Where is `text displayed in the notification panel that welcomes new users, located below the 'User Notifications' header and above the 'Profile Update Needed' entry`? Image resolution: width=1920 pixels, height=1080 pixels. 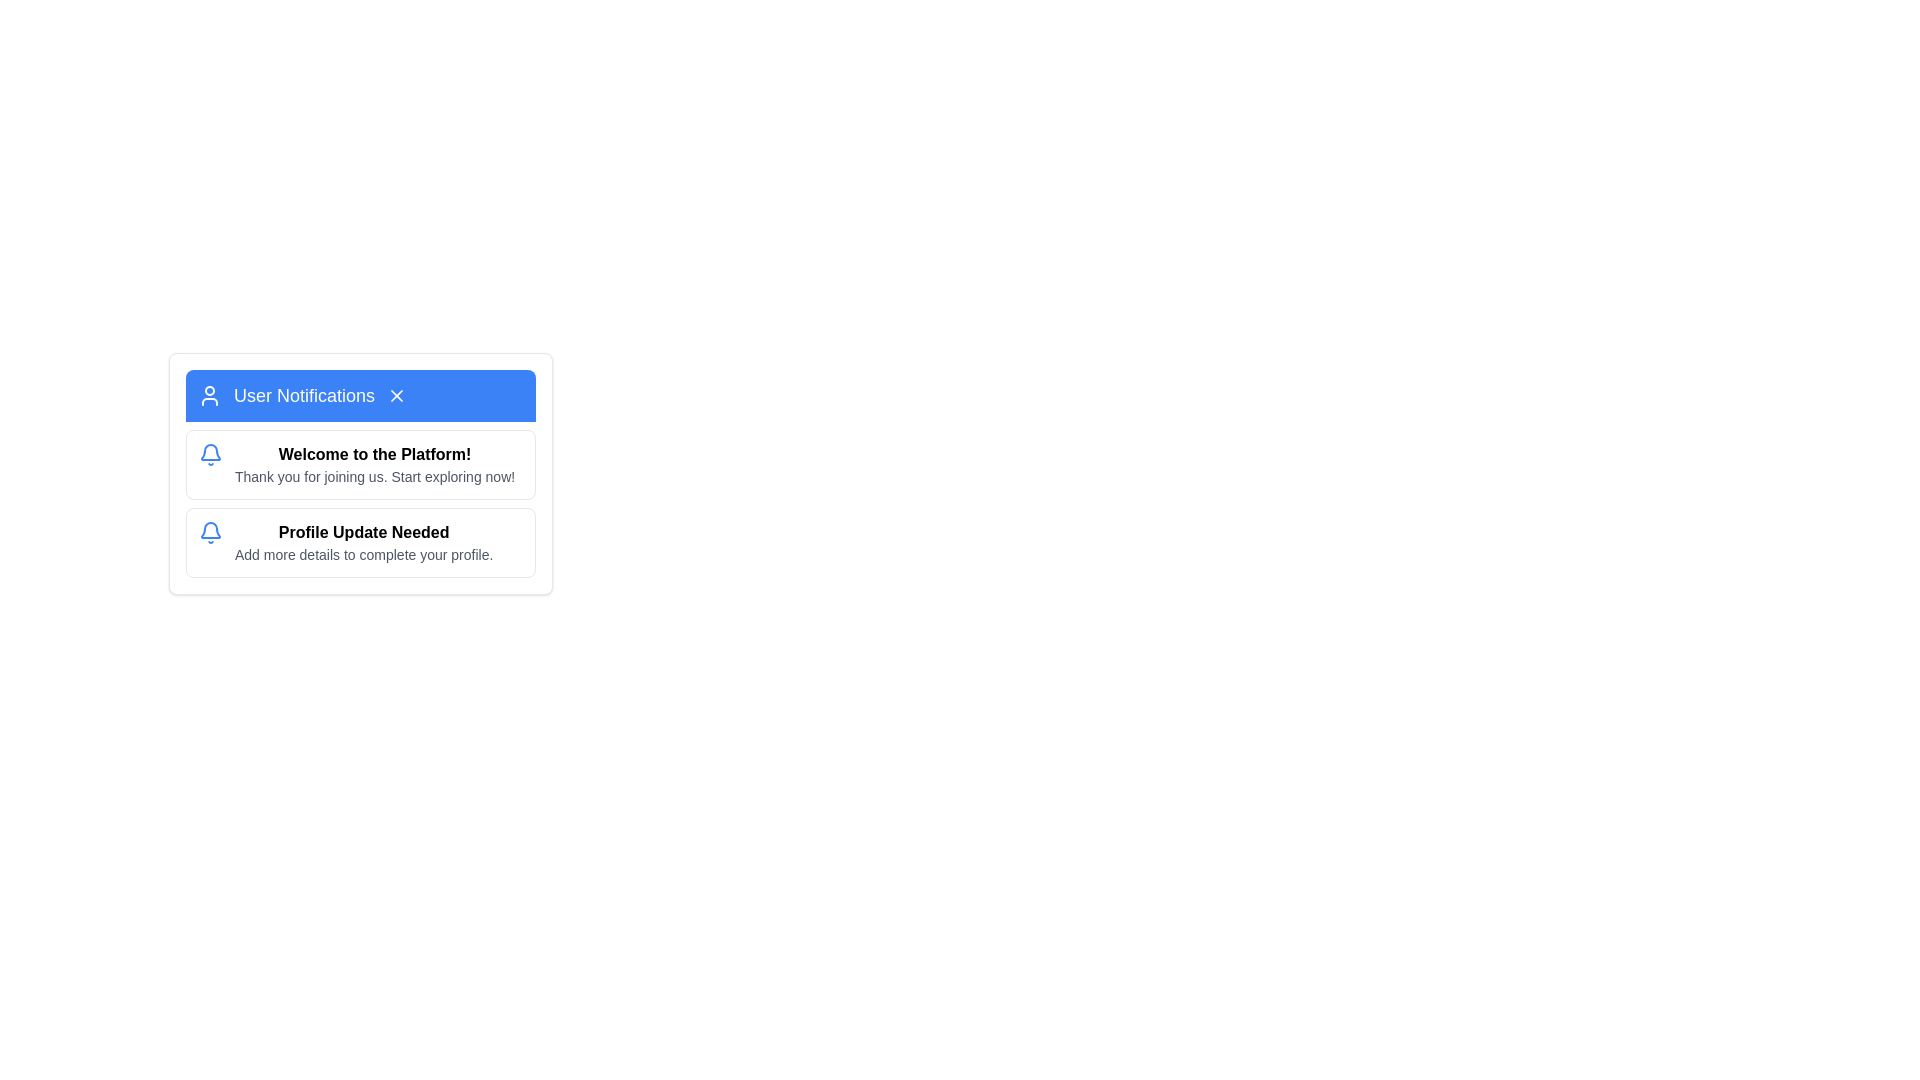
text displayed in the notification panel that welcomes new users, located below the 'User Notifications' header and above the 'Profile Update Needed' entry is located at coordinates (375, 465).